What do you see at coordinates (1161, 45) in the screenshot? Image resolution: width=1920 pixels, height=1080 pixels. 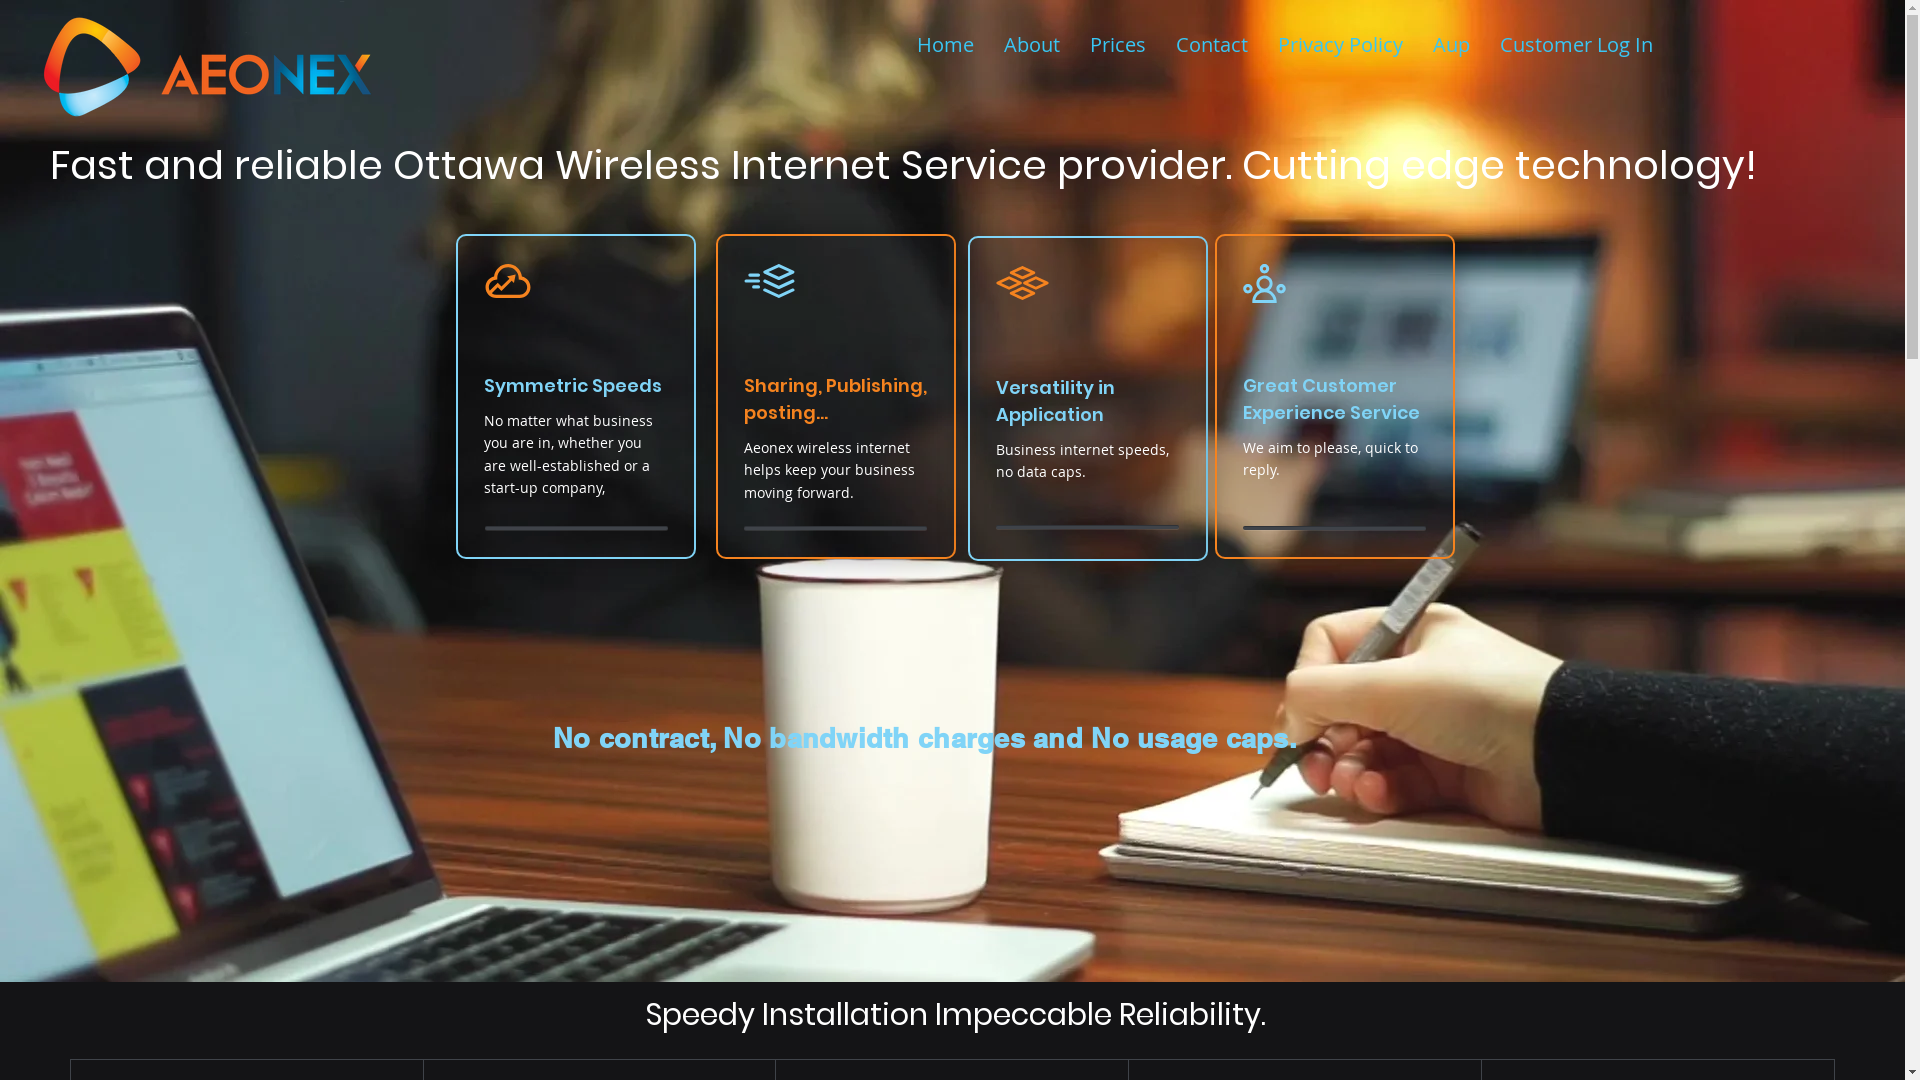 I see `'Contact'` at bounding box center [1161, 45].